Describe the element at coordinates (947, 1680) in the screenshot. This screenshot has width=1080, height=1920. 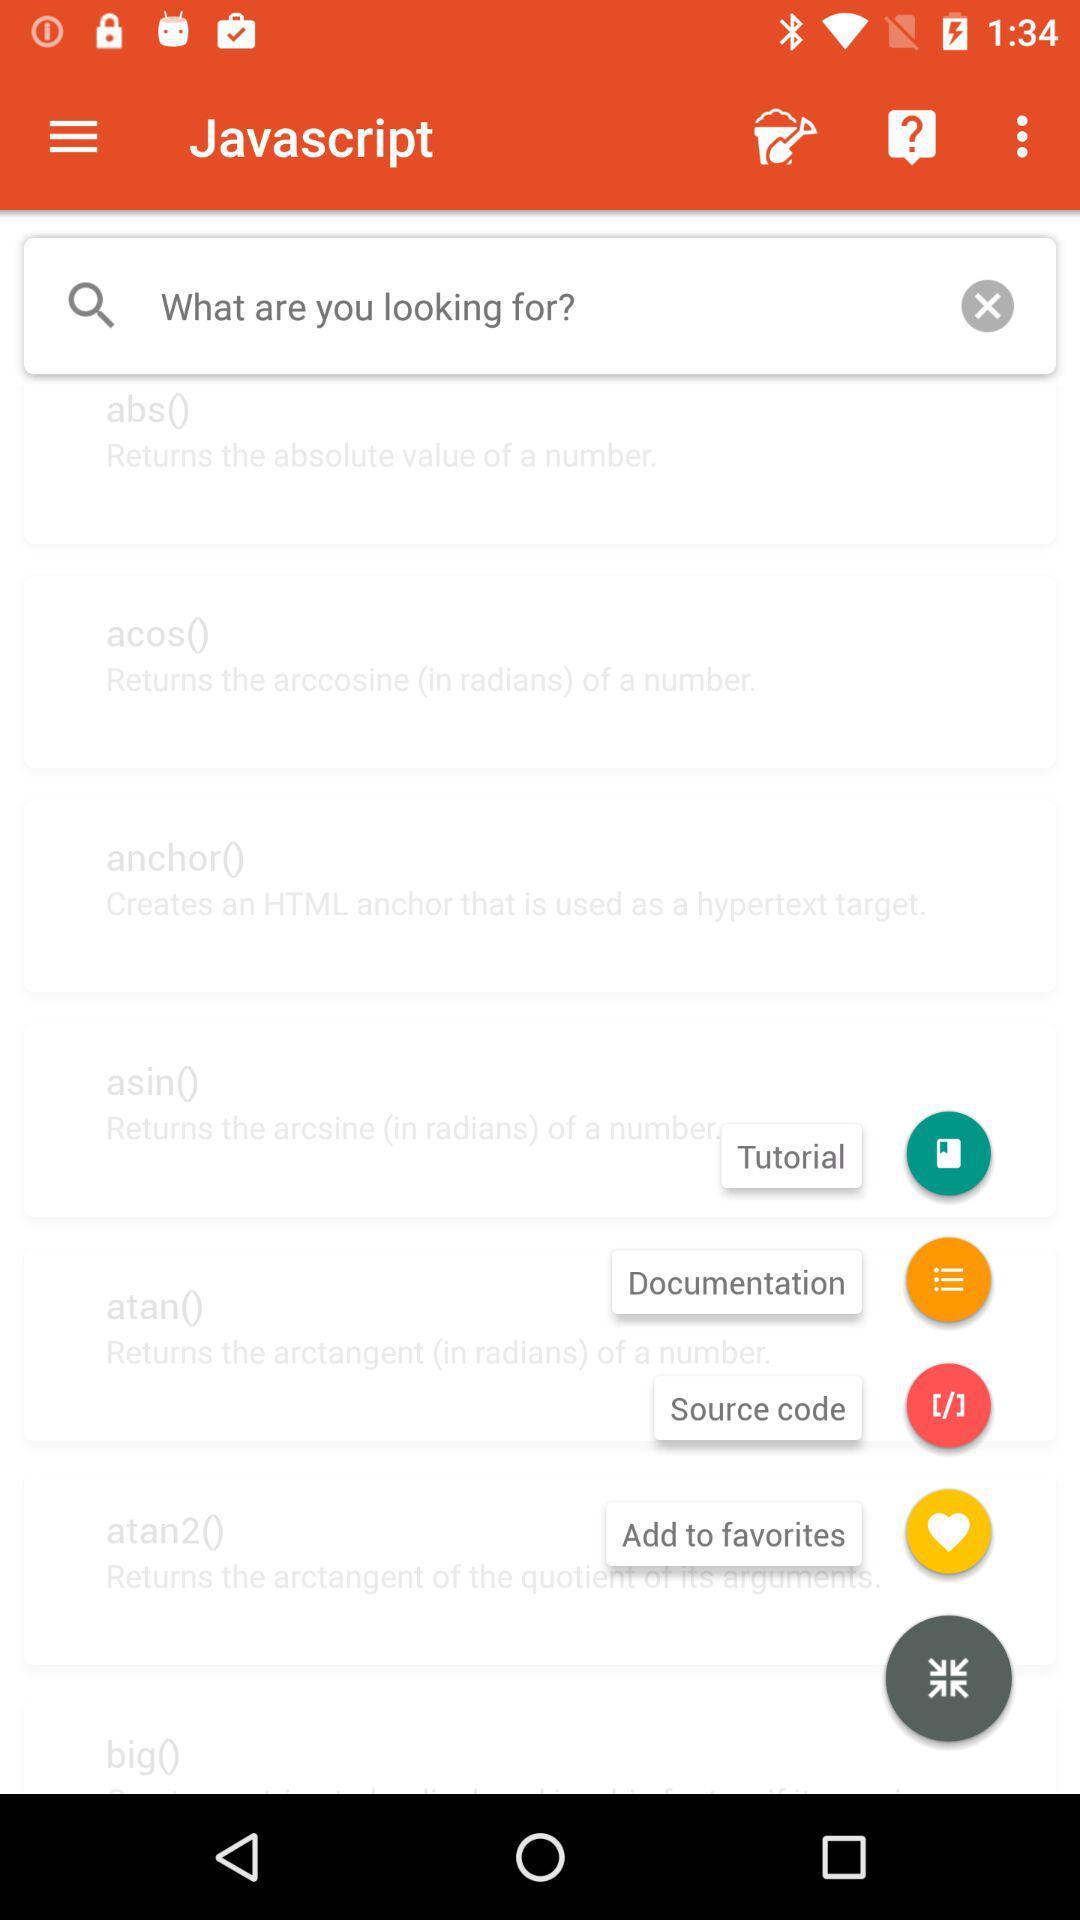
I see `item above the creates a string item` at that location.